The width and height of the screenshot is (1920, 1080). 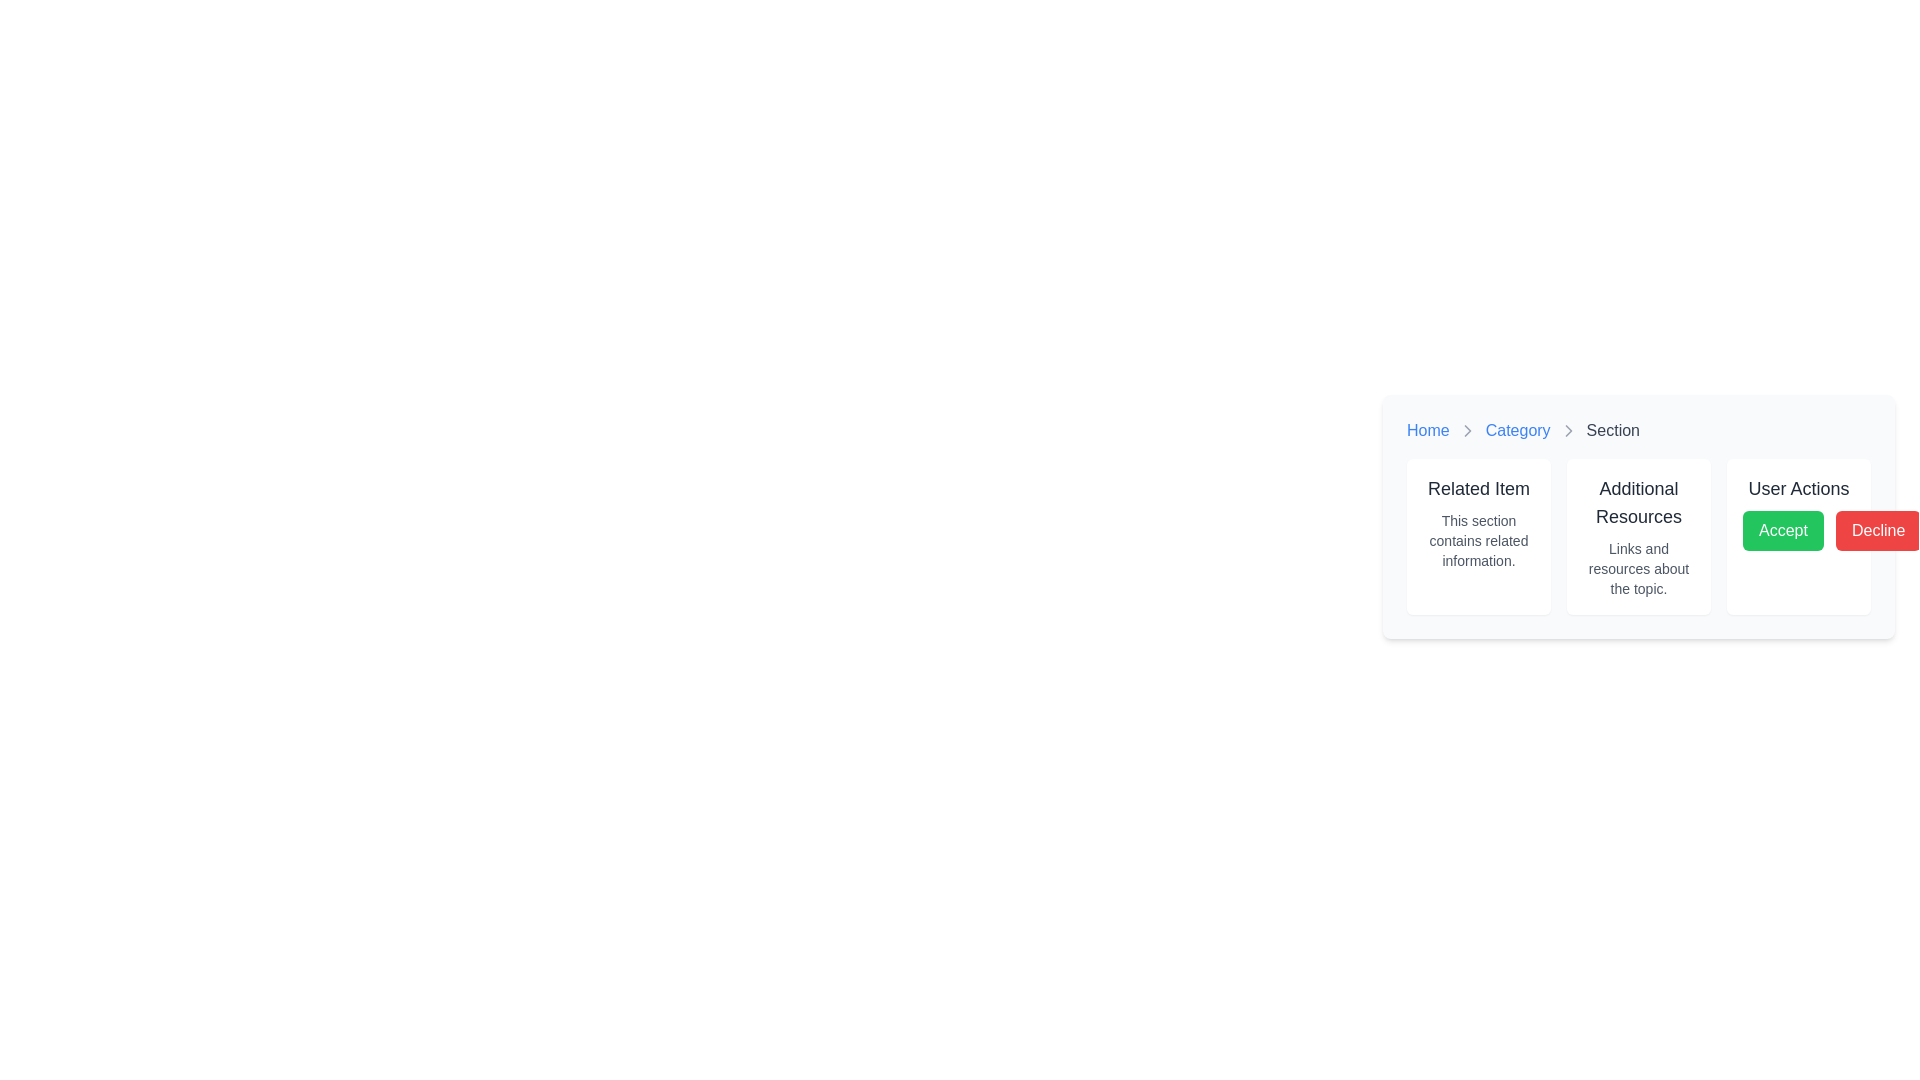 What do you see at coordinates (1638, 535) in the screenshot?
I see `the informational card located in the middle of a three-column grid, positioned to the right of the 'Related Item' card and to the left of the 'User Actions' card` at bounding box center [1638, 535].